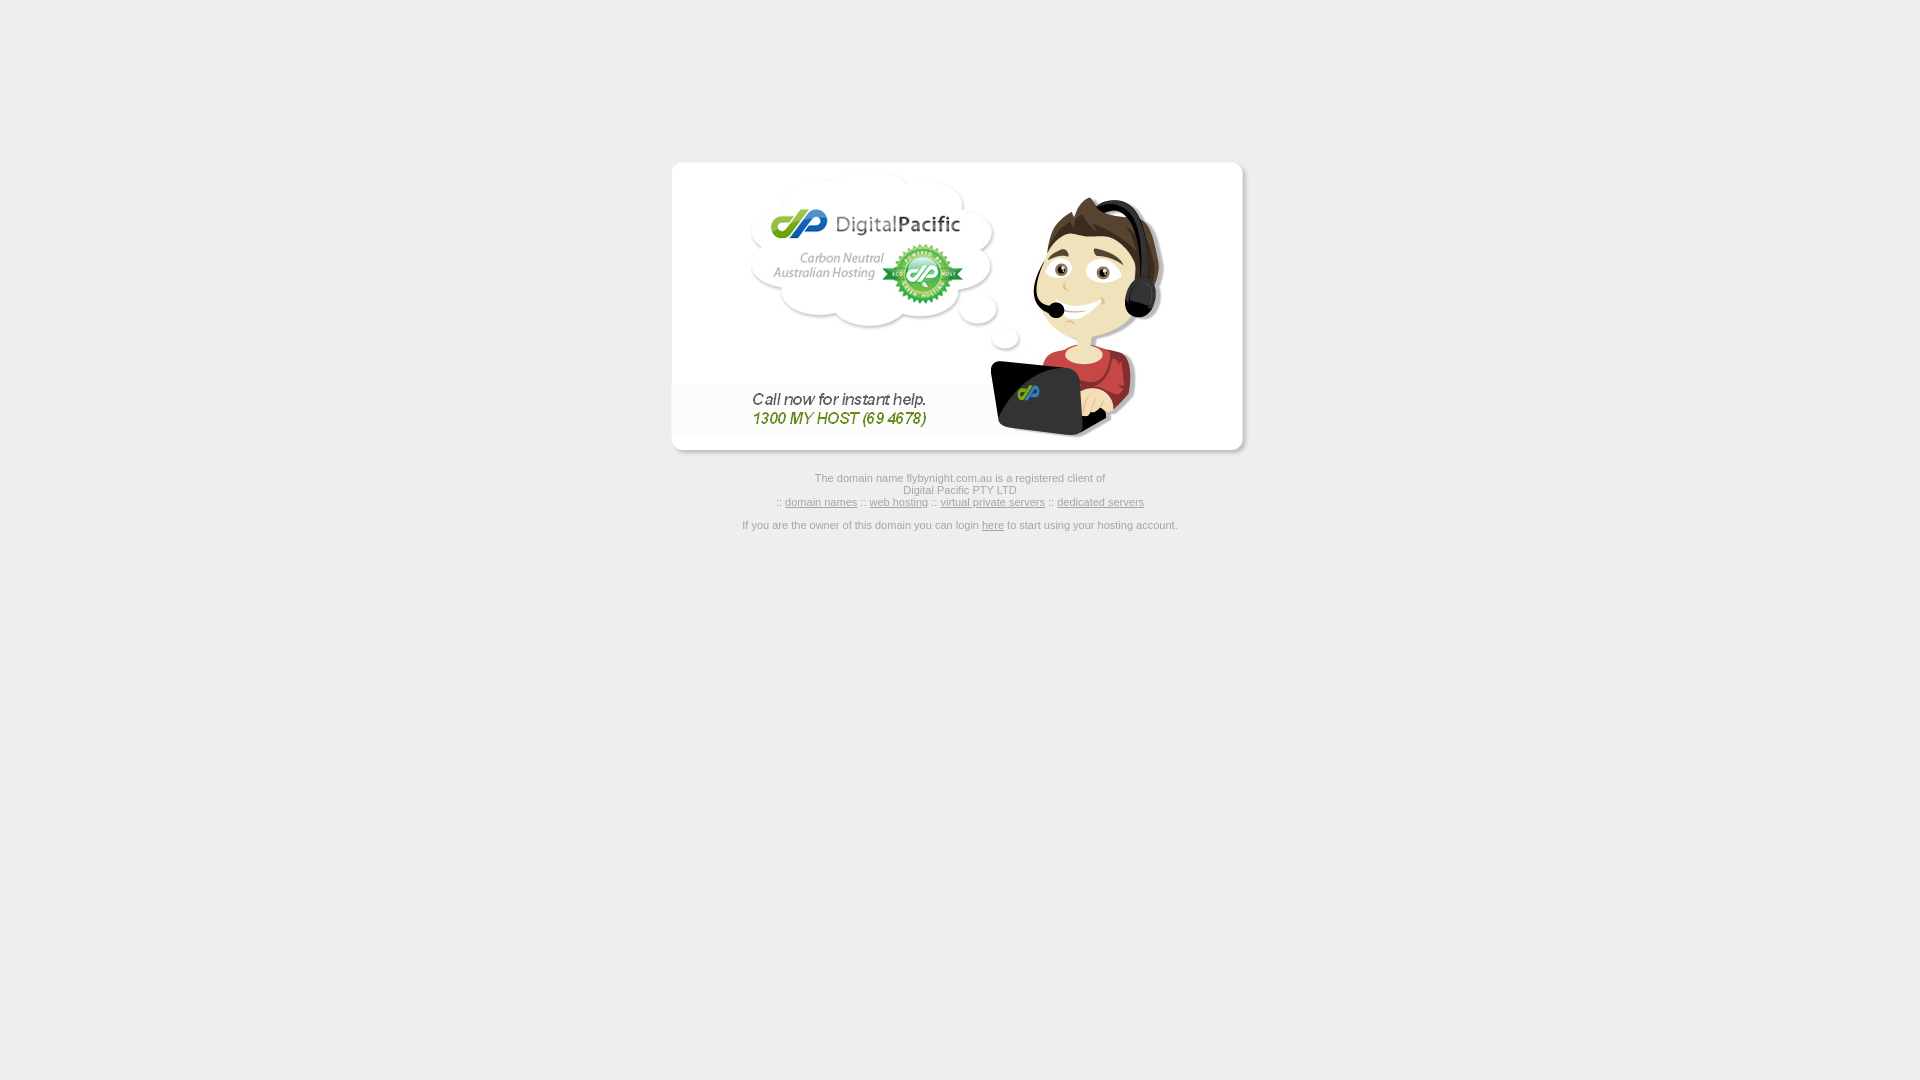 This screenshot has width=1920, height=1080. I want to click on 'web hosting', so click(898, 500).